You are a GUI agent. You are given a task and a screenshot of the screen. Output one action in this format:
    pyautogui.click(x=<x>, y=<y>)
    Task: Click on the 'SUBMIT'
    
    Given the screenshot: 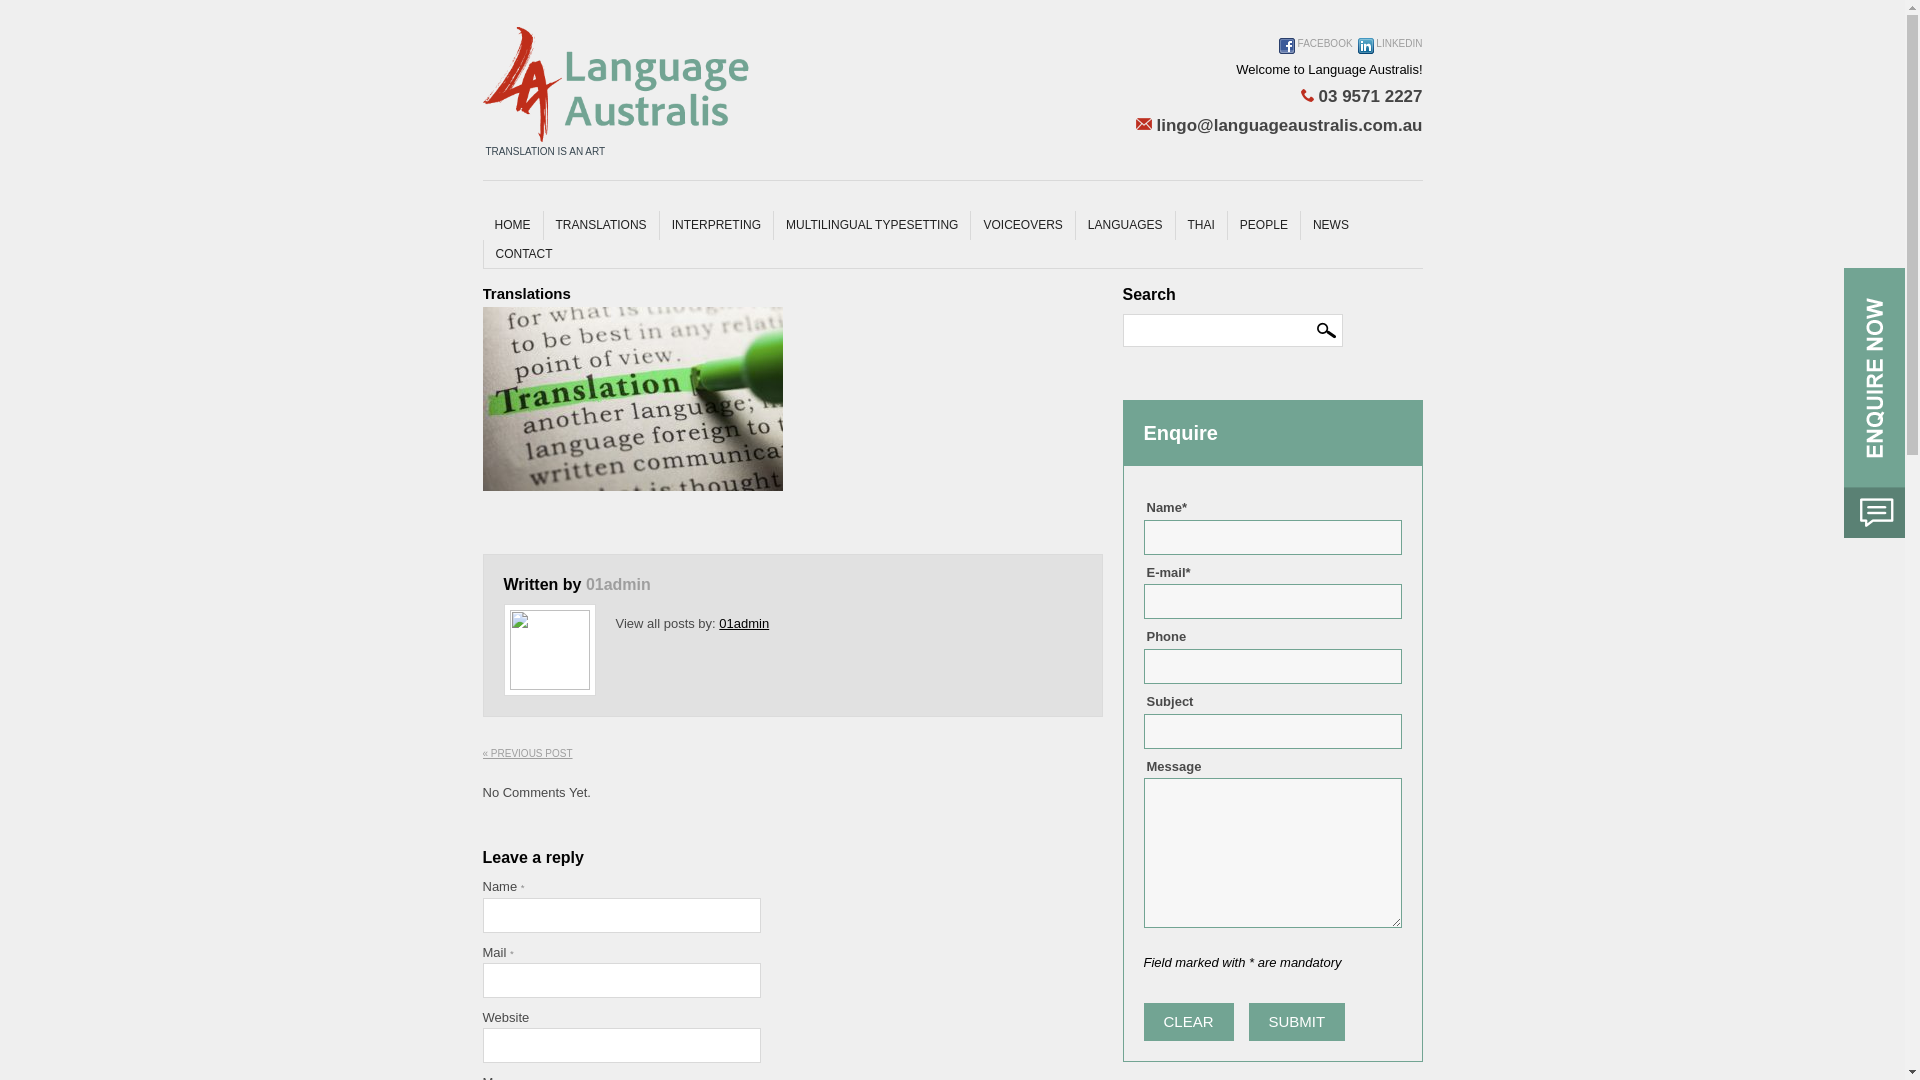 What is the action you would take?
    pyautogui.click(x=1297, y=1022)
    